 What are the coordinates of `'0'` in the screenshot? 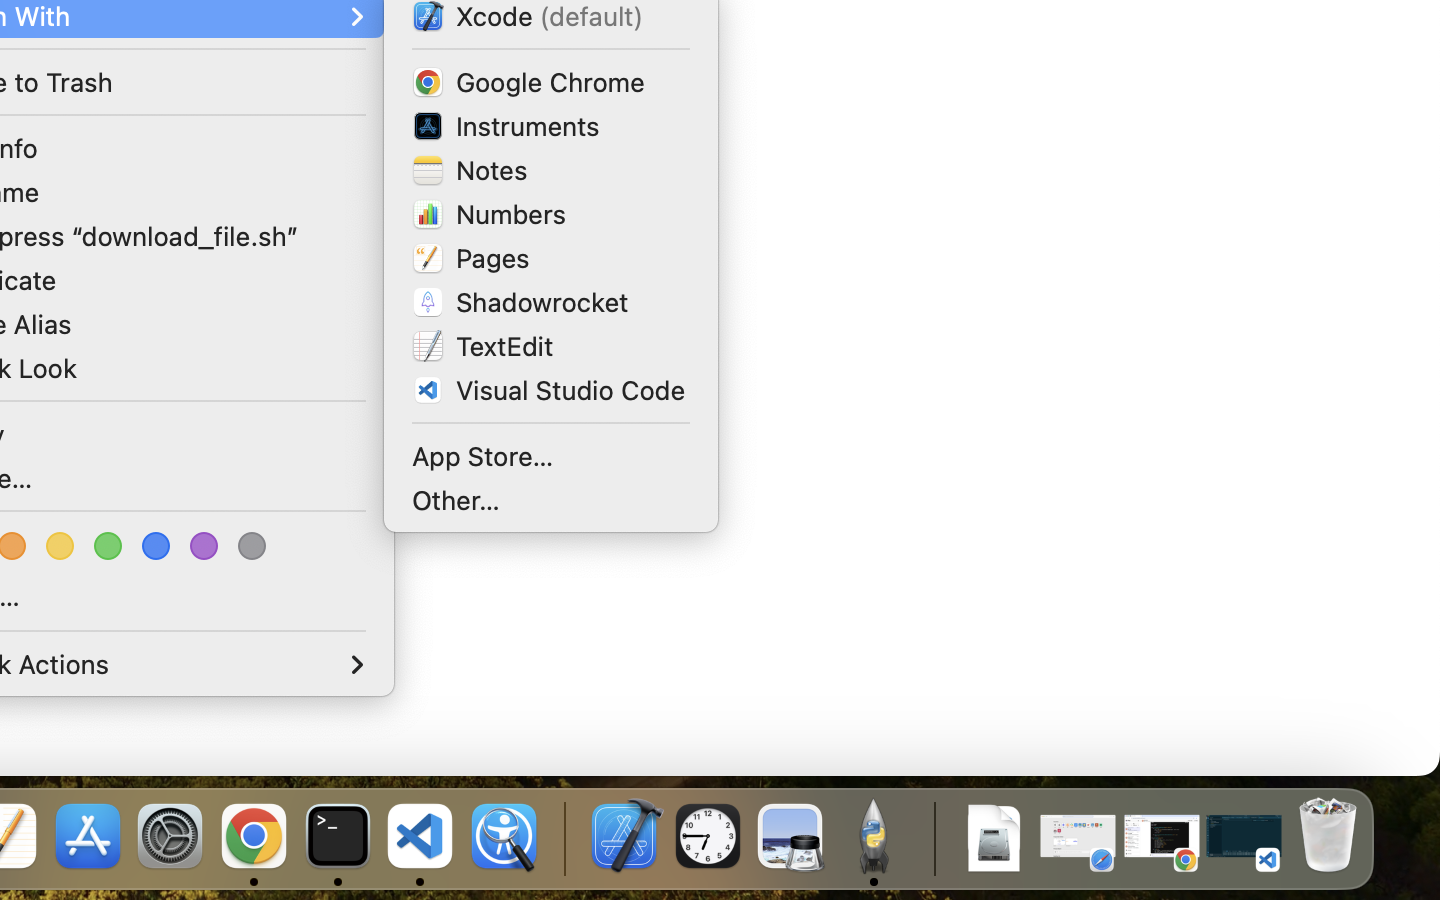 It's located at (62, 545).